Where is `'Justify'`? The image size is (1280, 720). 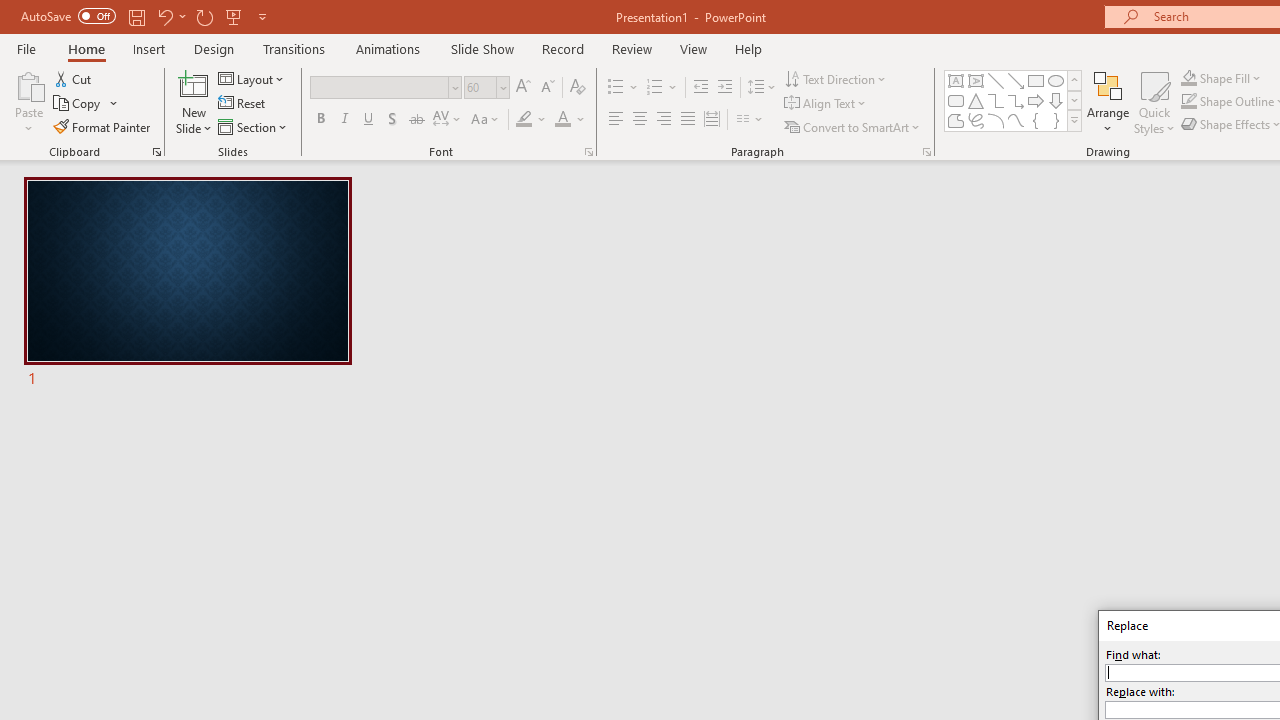 'Justify' is located at coordinates (688, 119).